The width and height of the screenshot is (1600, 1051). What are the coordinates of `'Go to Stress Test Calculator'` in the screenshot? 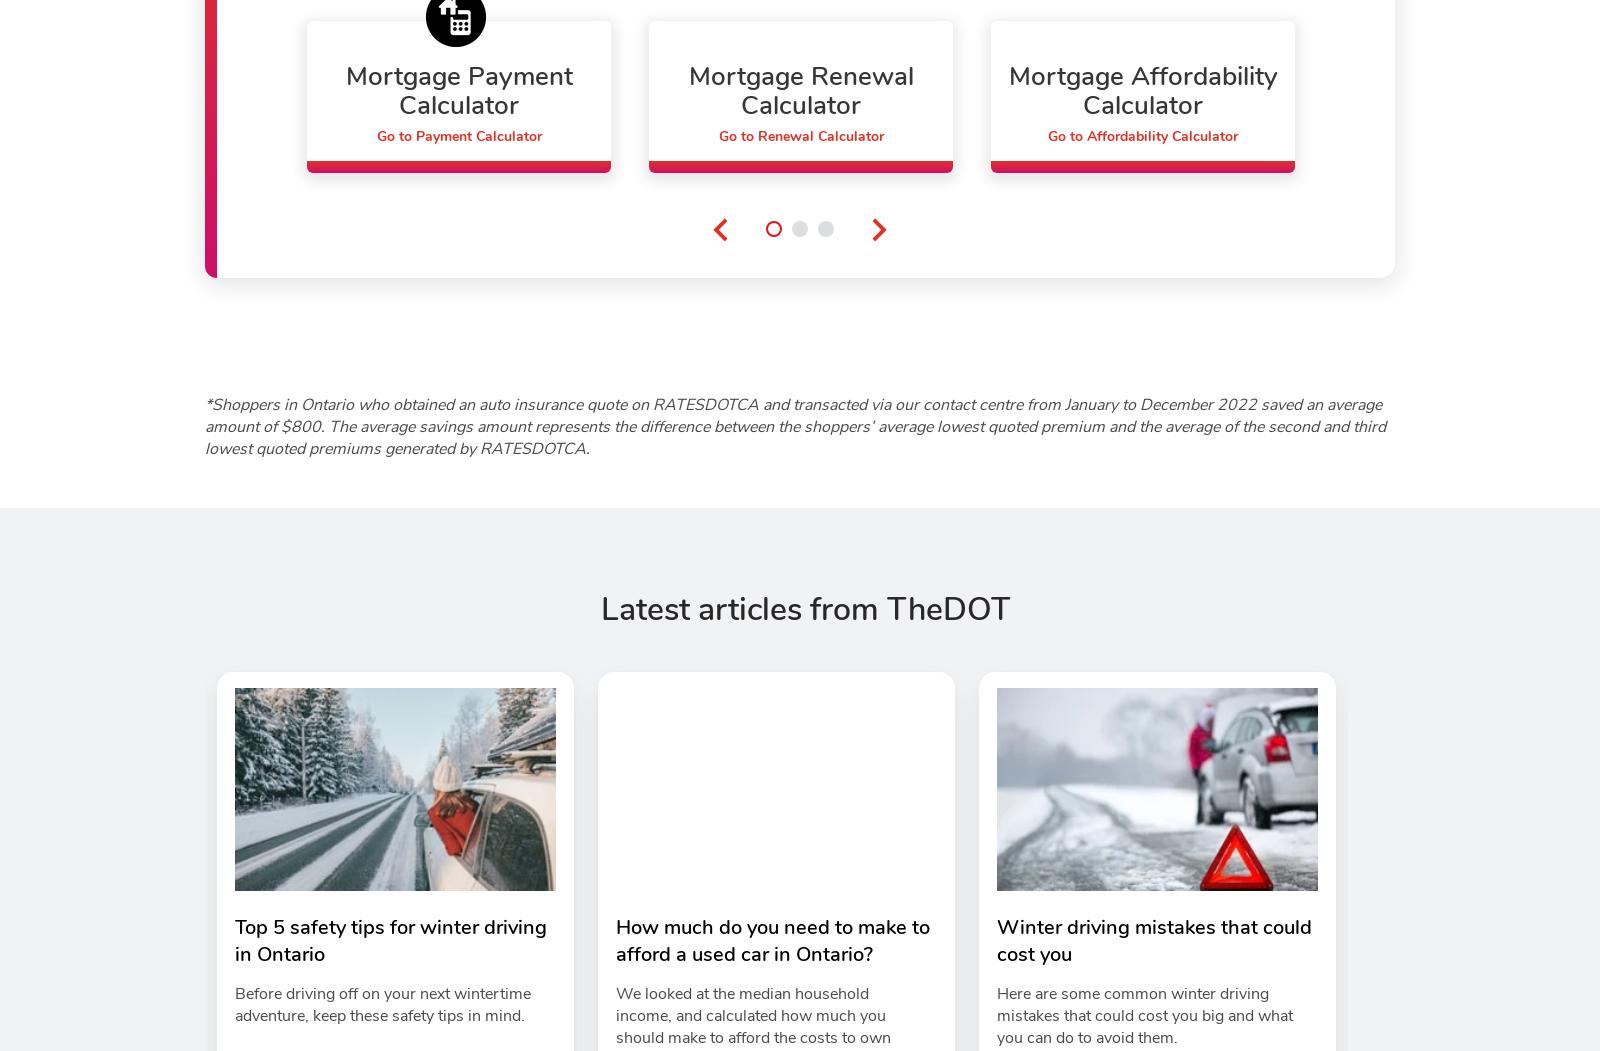 It's located at (1484, 135).